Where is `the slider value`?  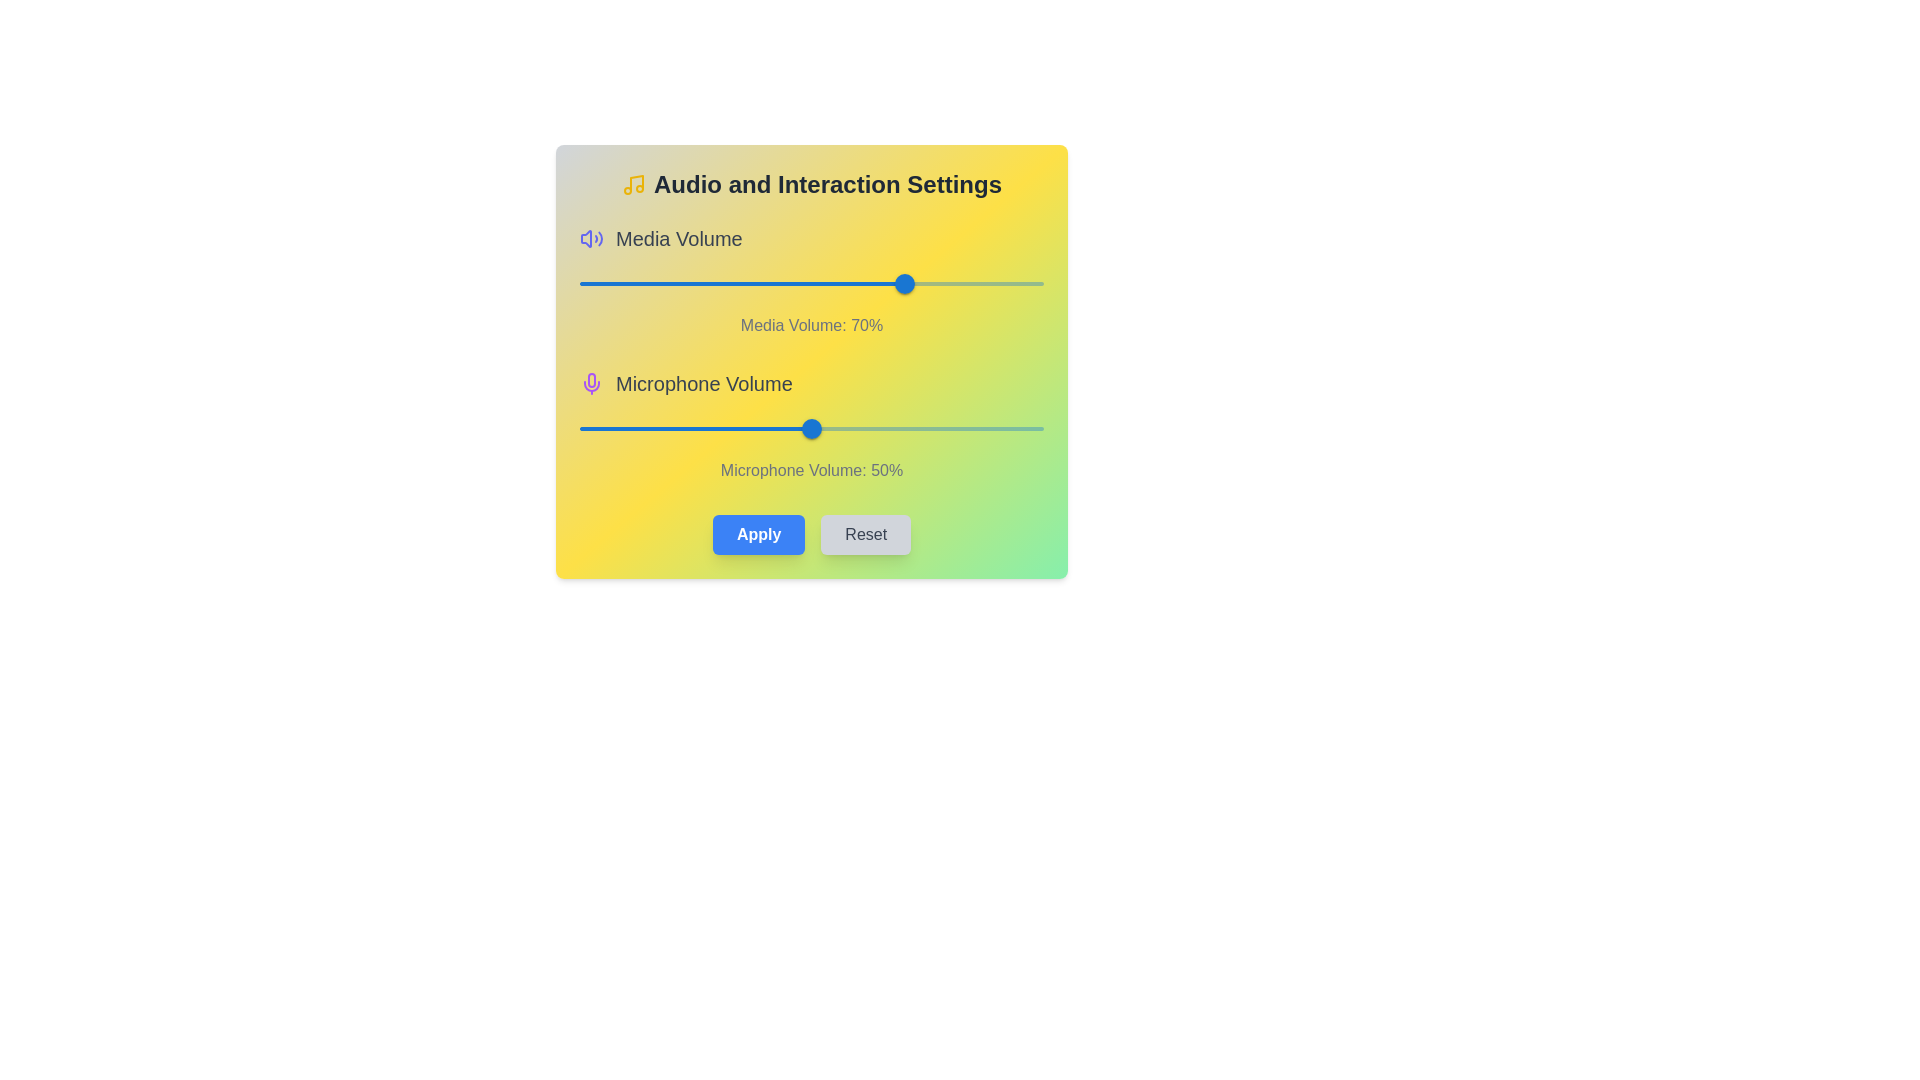
the slider value is located at coordinates (634, 284).